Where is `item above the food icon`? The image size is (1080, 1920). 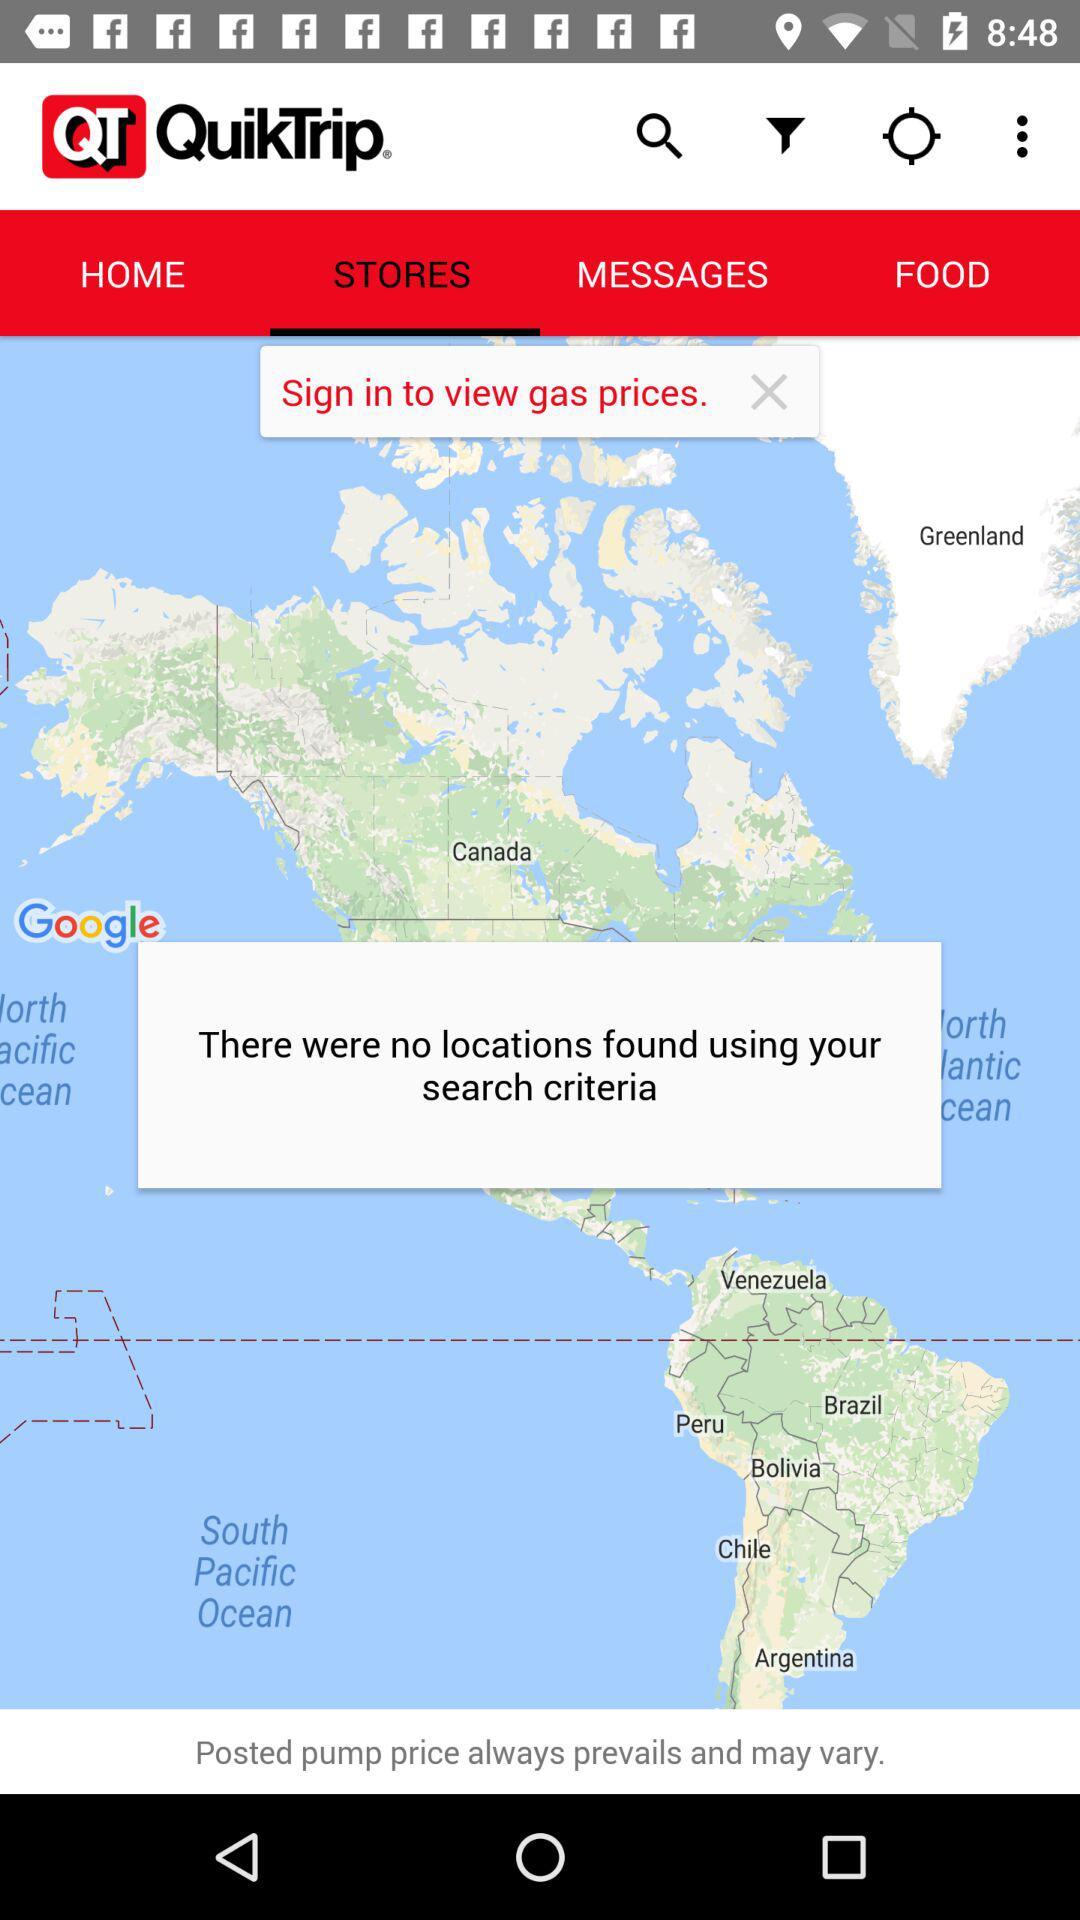
item above the food icon is located at coordinates (1027, 135).